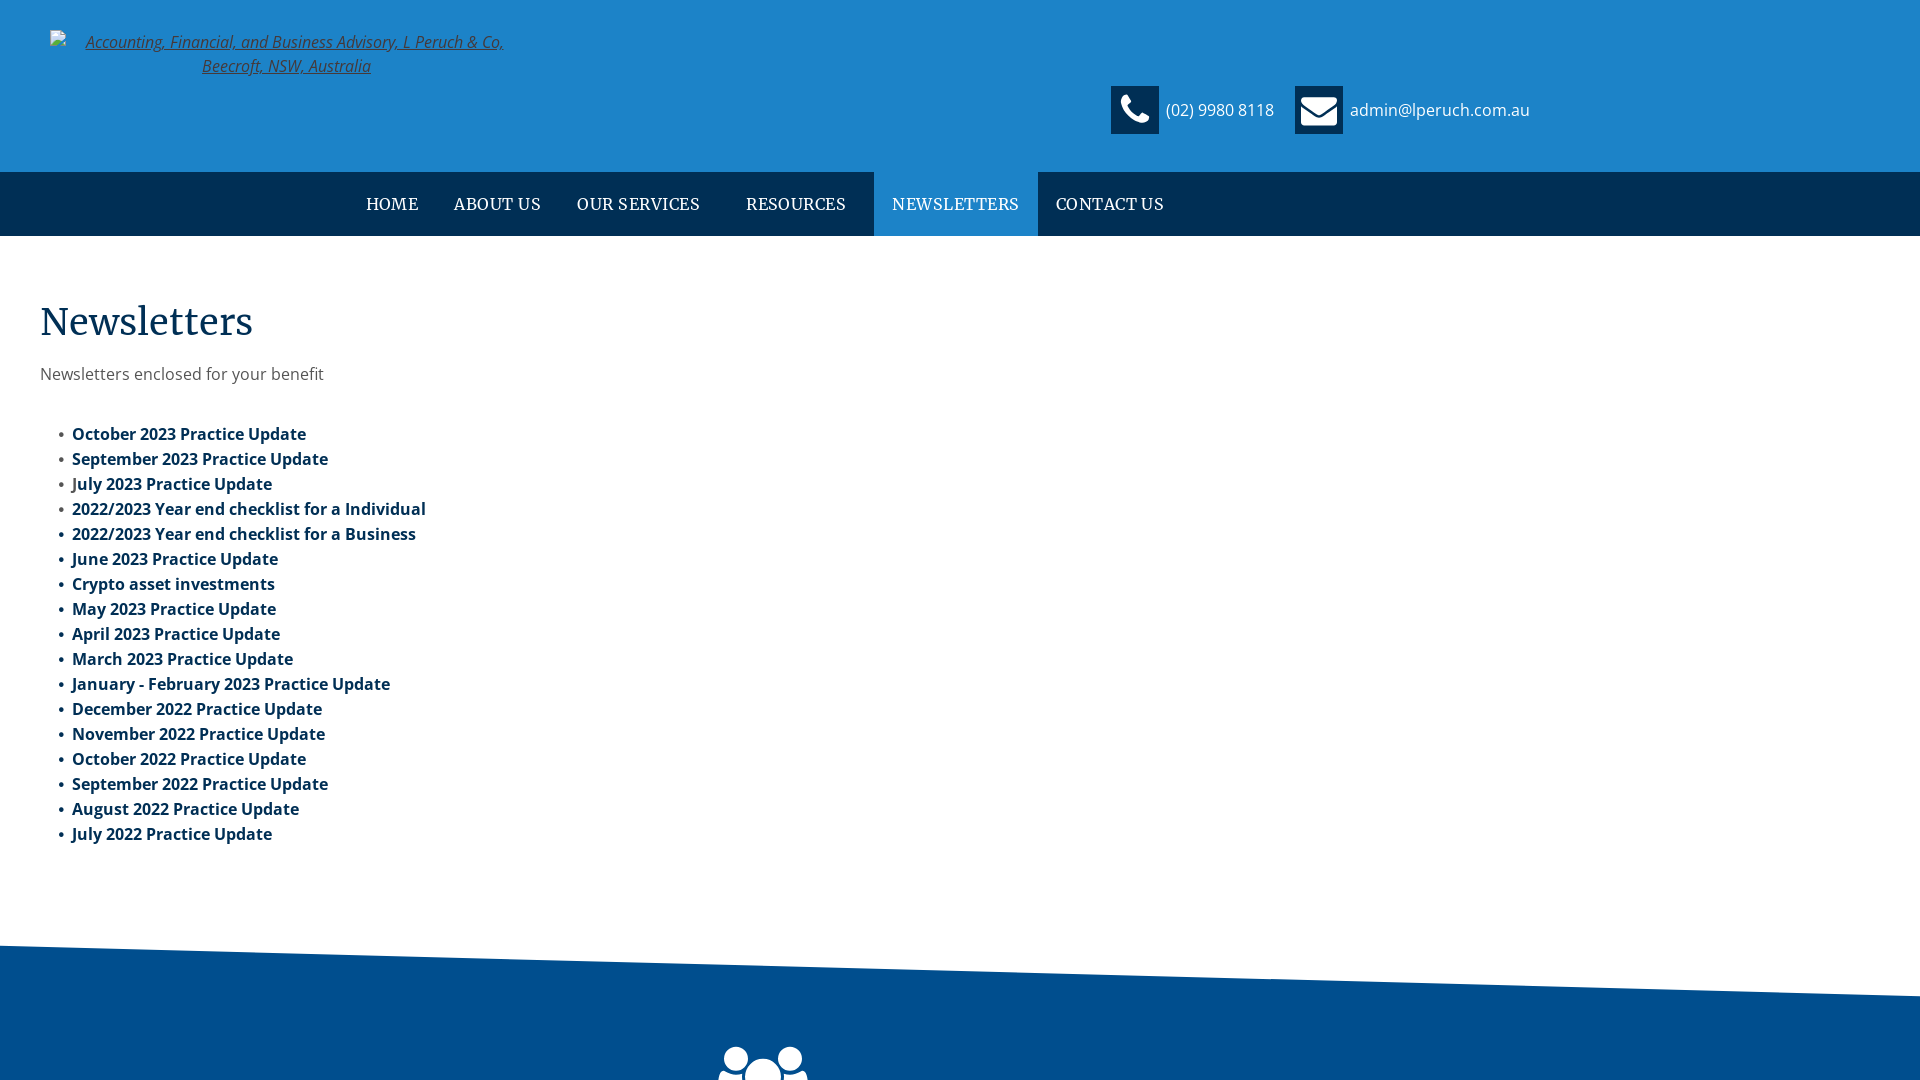 The width and height of the screenshot is (1920, 1080). Describe the element at coordinates (188, 759) in the screenshot. I see `'October 2022 Practice Update'` at that location.